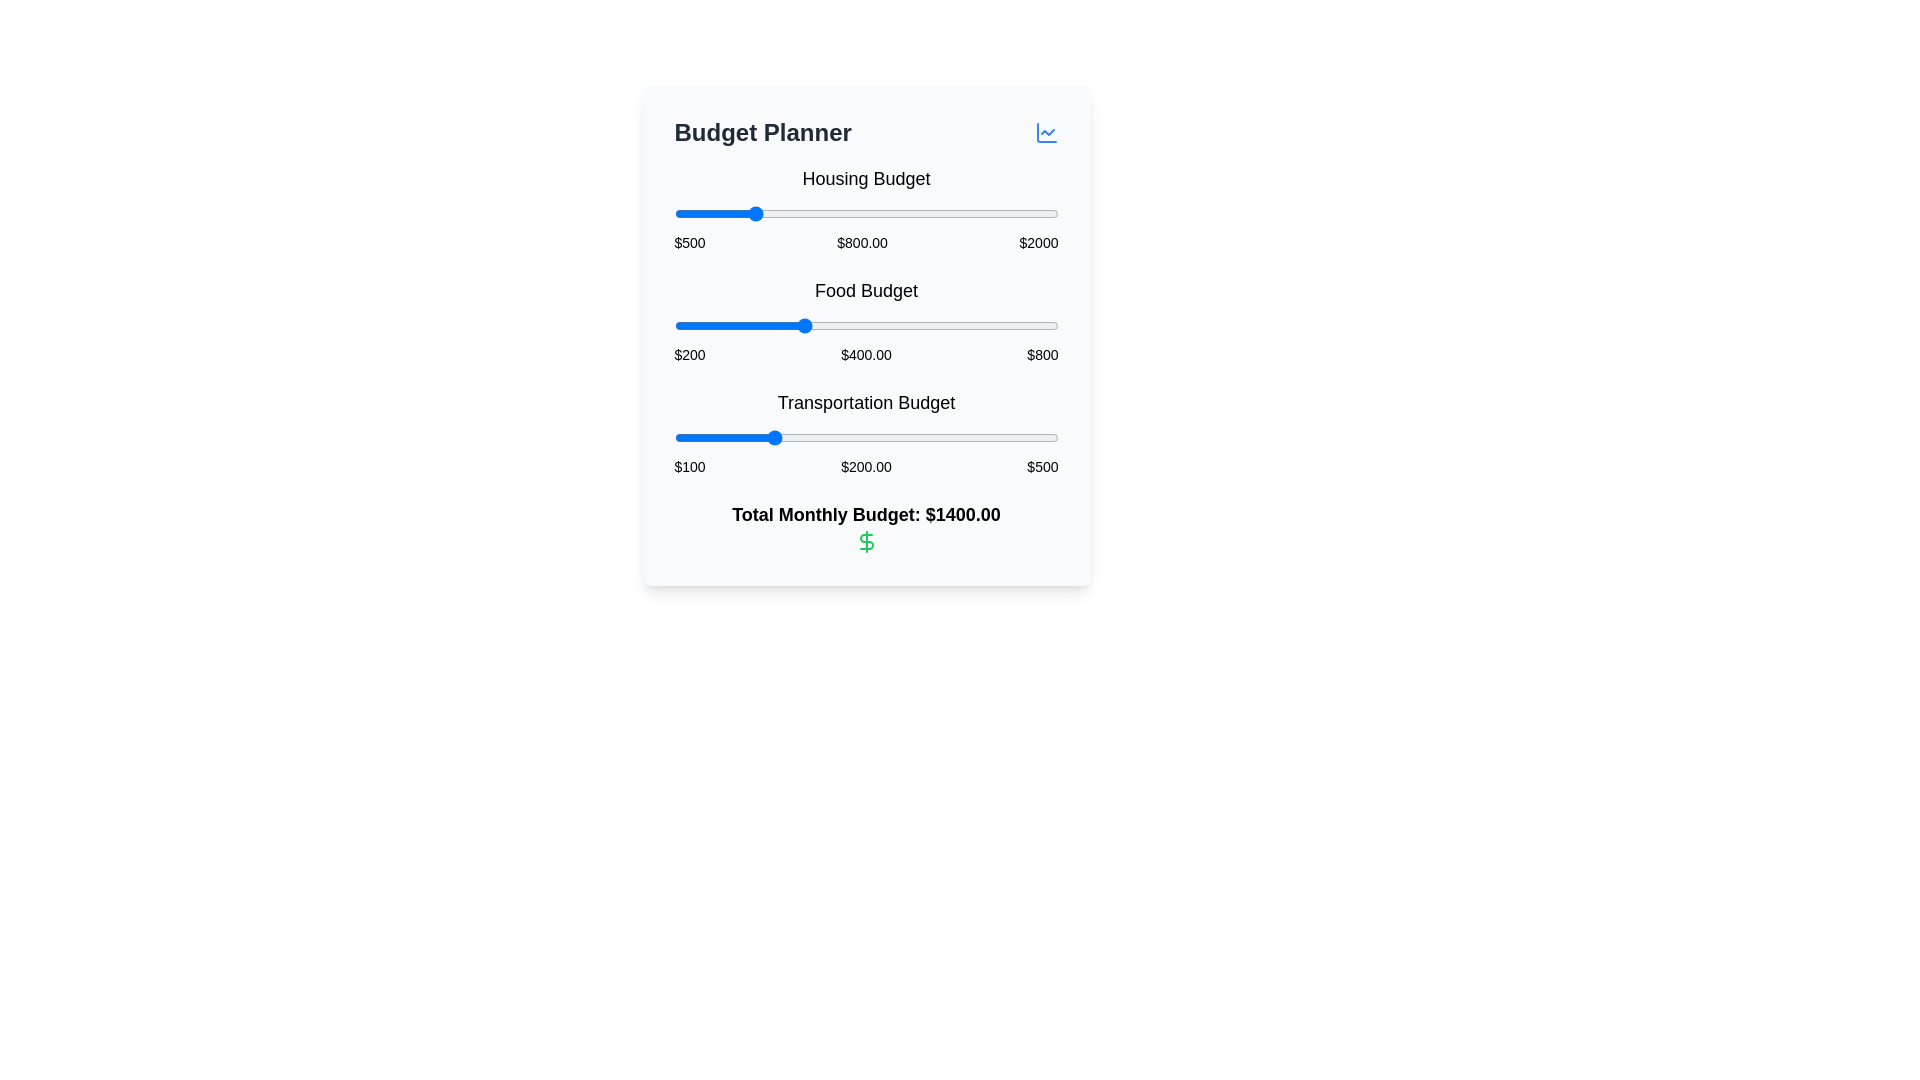 The height and width of the screenshot is (1080, 1920). What do you see at coordinates (940, 437) in the screenshot?
I see `the transportation budget` at bounding box center [940, 437].